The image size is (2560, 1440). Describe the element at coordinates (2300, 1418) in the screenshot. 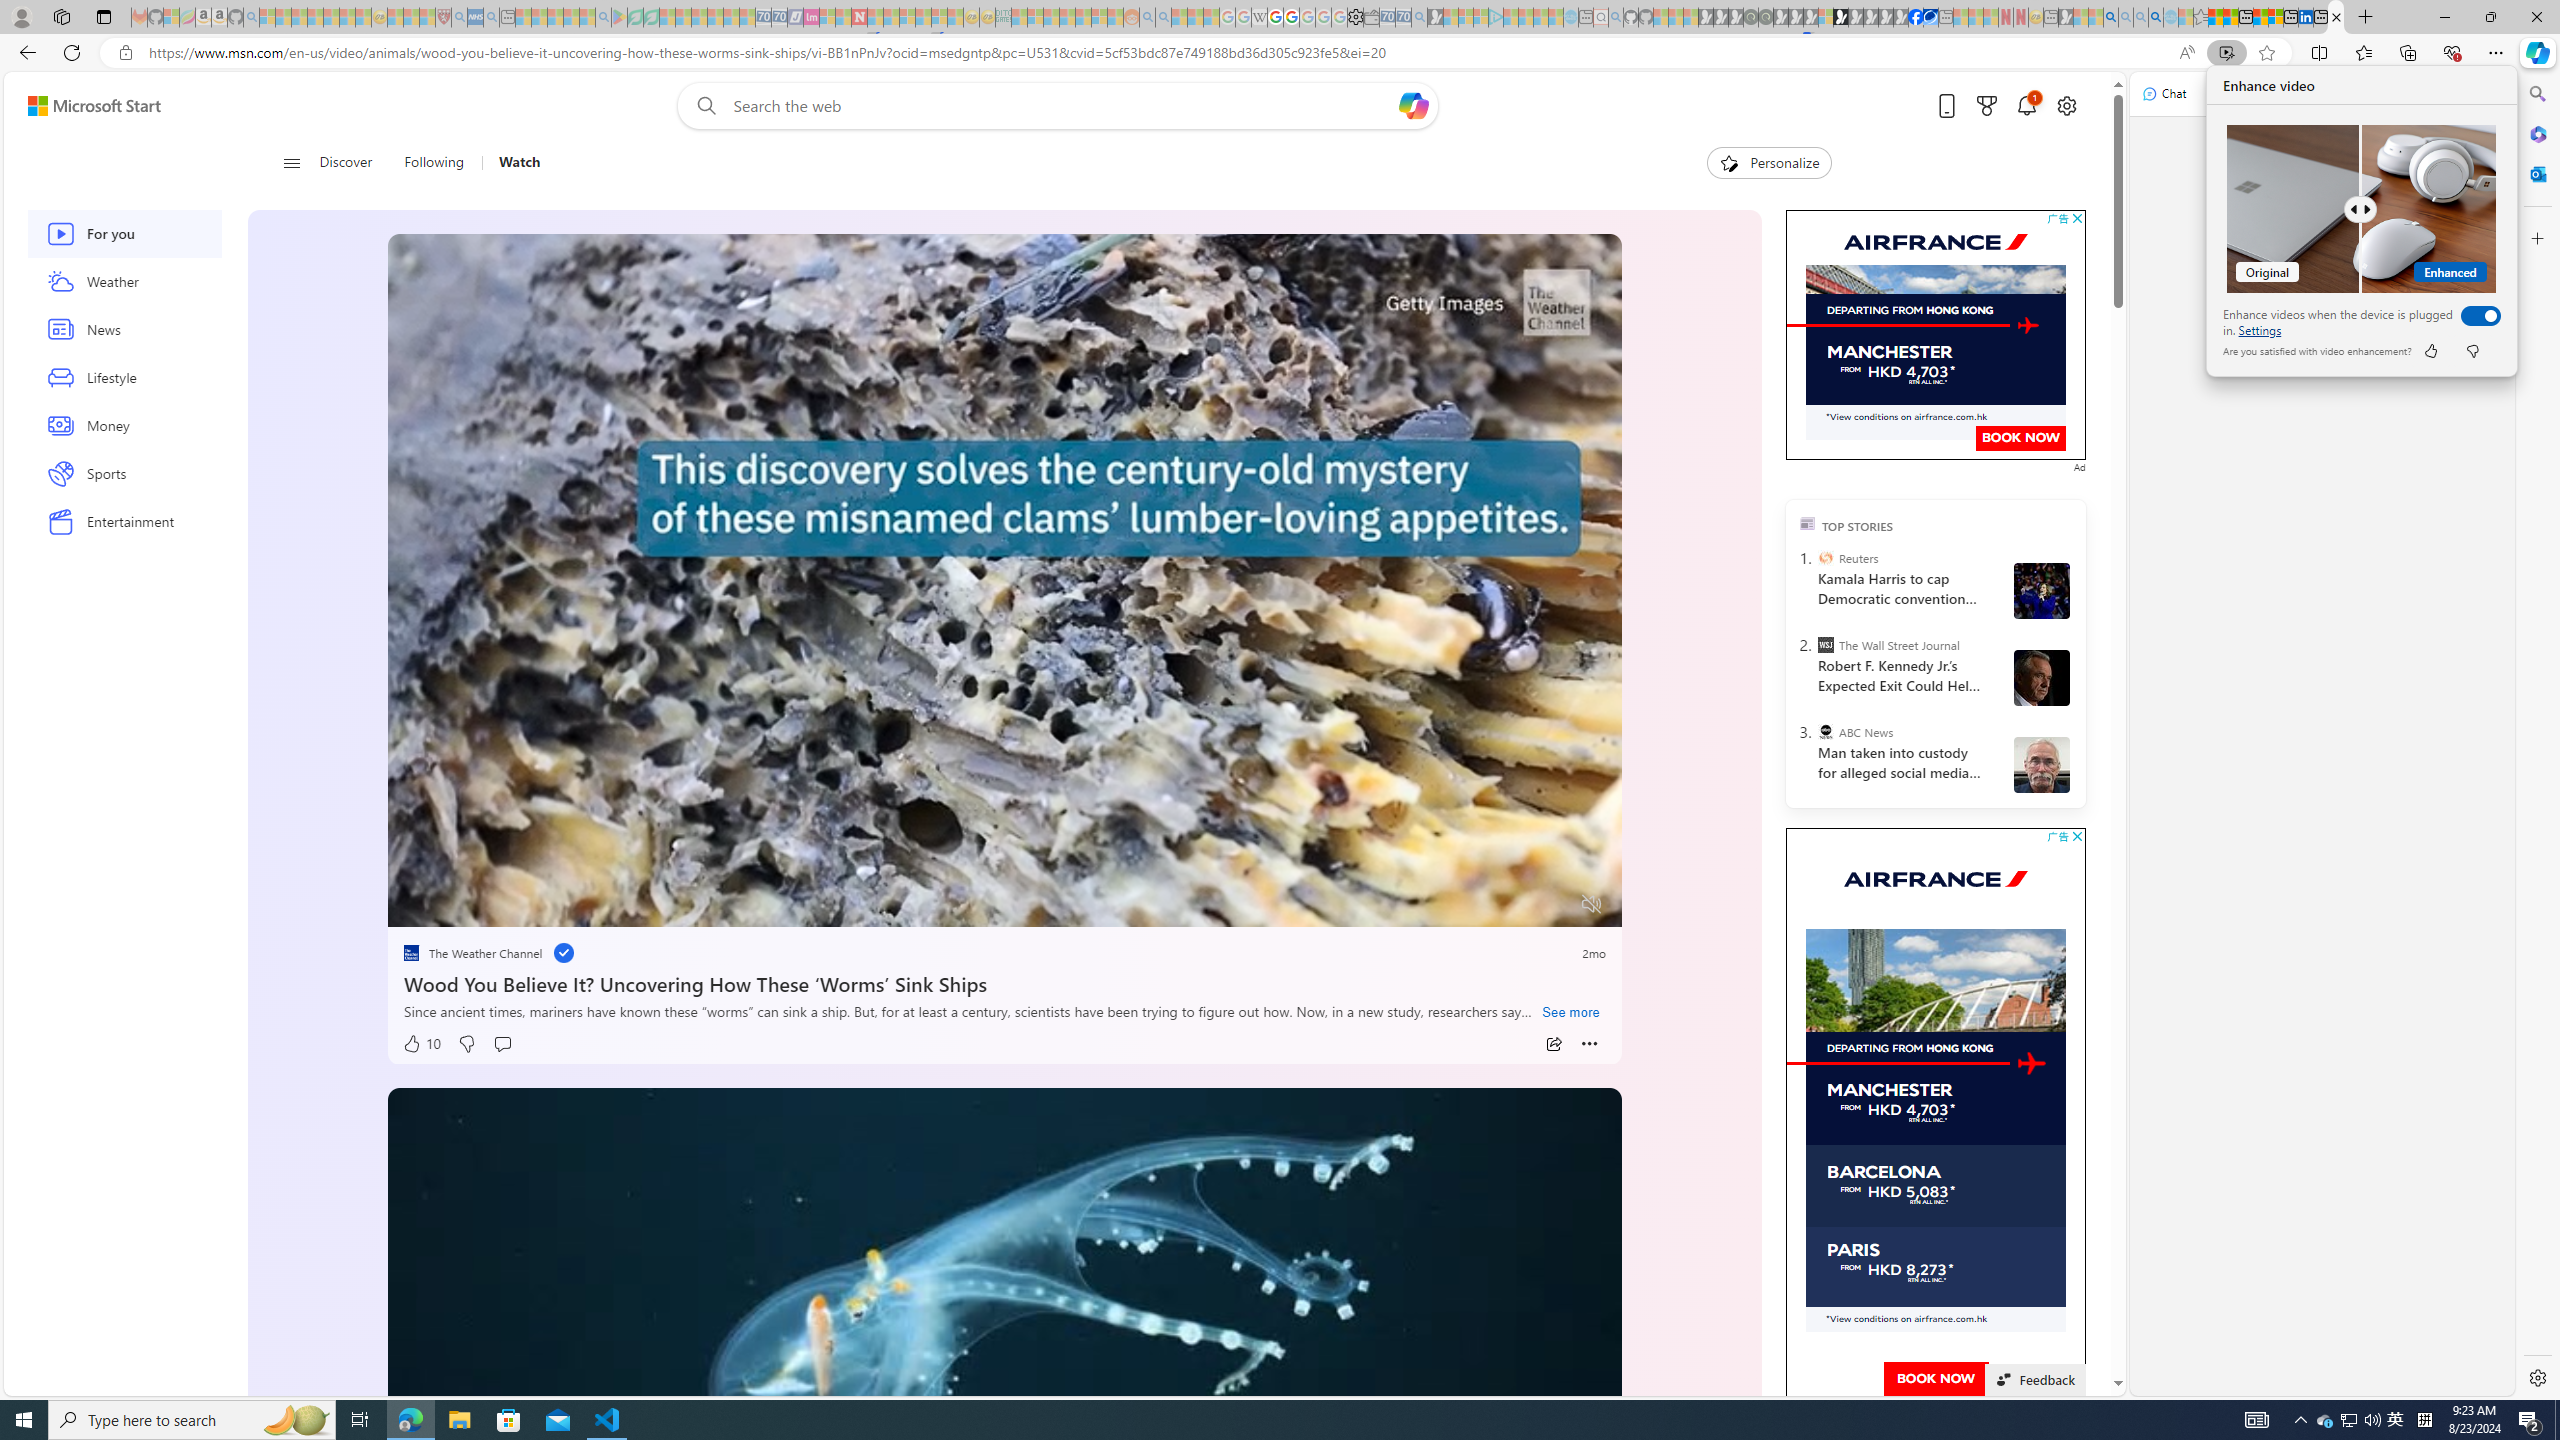

I see `'Notification Chevron'` at that location.